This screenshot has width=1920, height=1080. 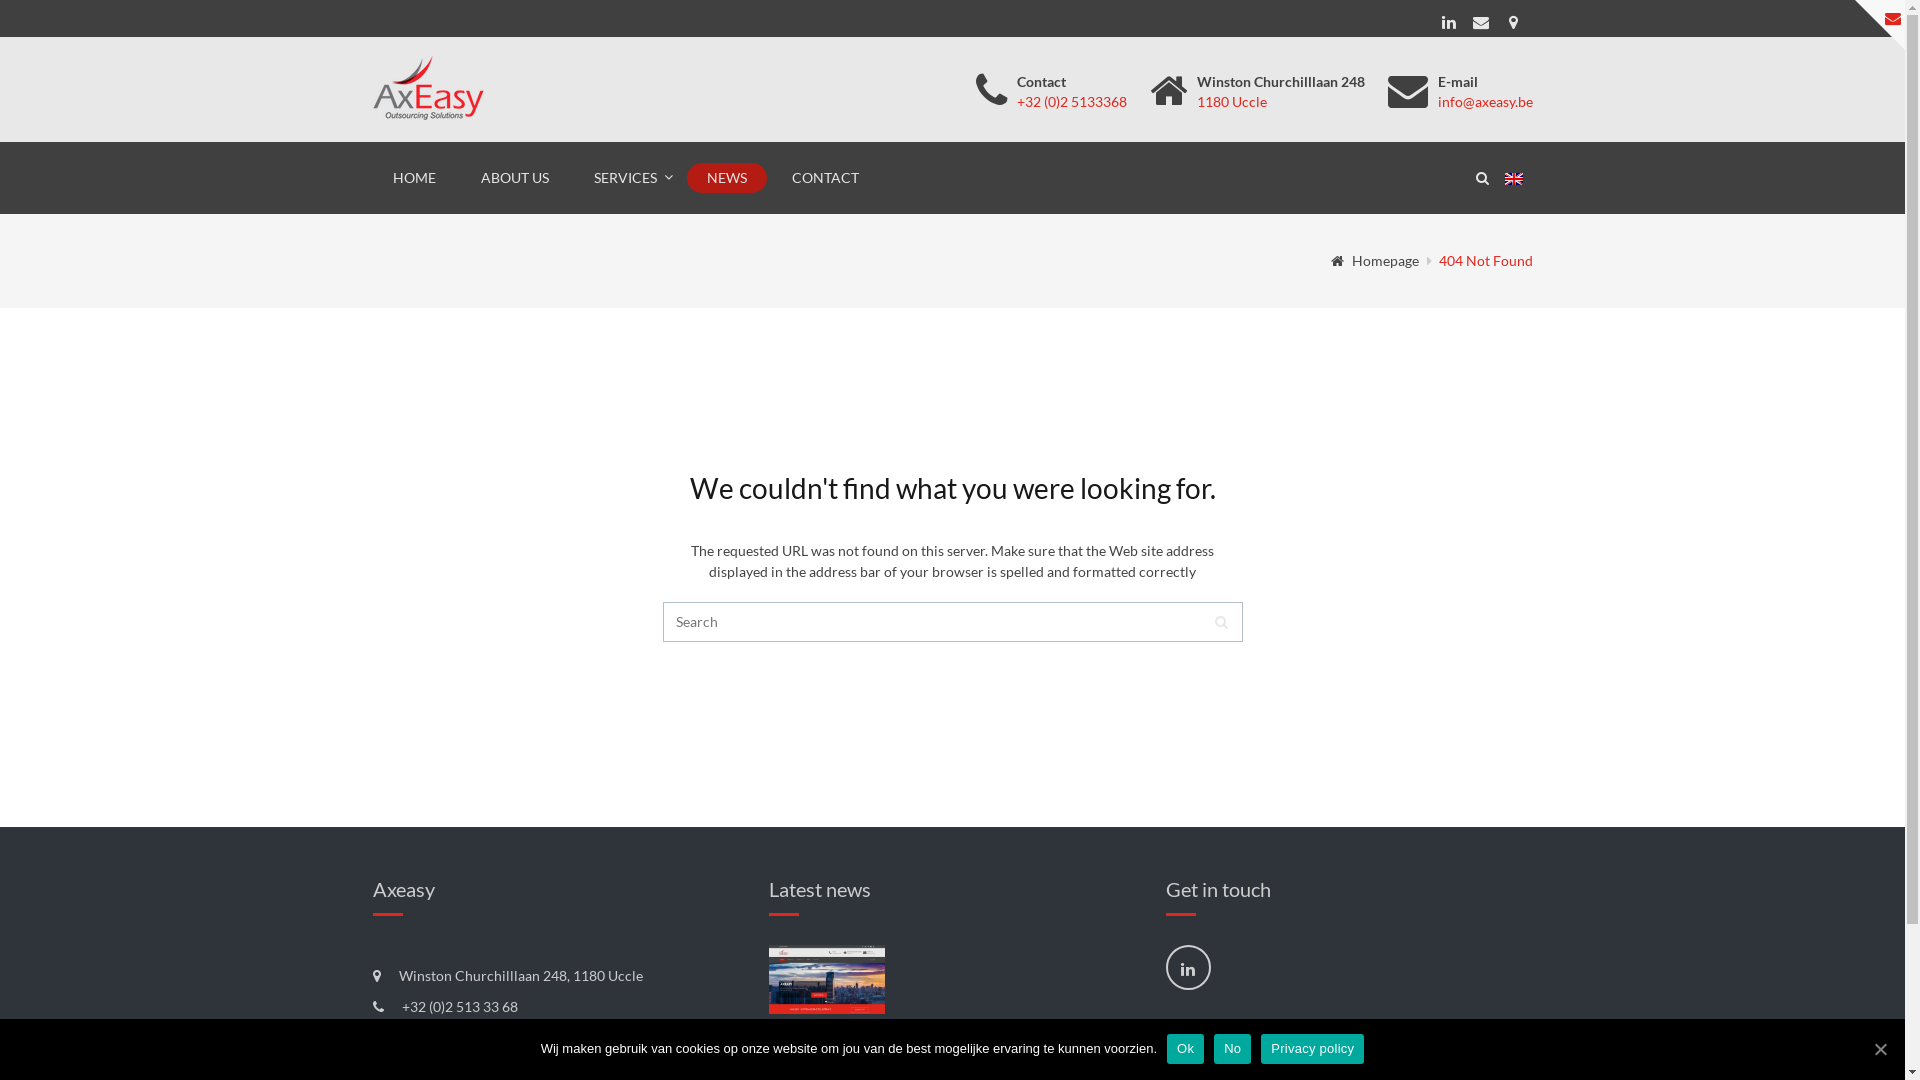 What do you see at coordinates (1437, 101) in the screenshot?
I see `'info@axeasy.be'` at bounding box center [1437, 101].